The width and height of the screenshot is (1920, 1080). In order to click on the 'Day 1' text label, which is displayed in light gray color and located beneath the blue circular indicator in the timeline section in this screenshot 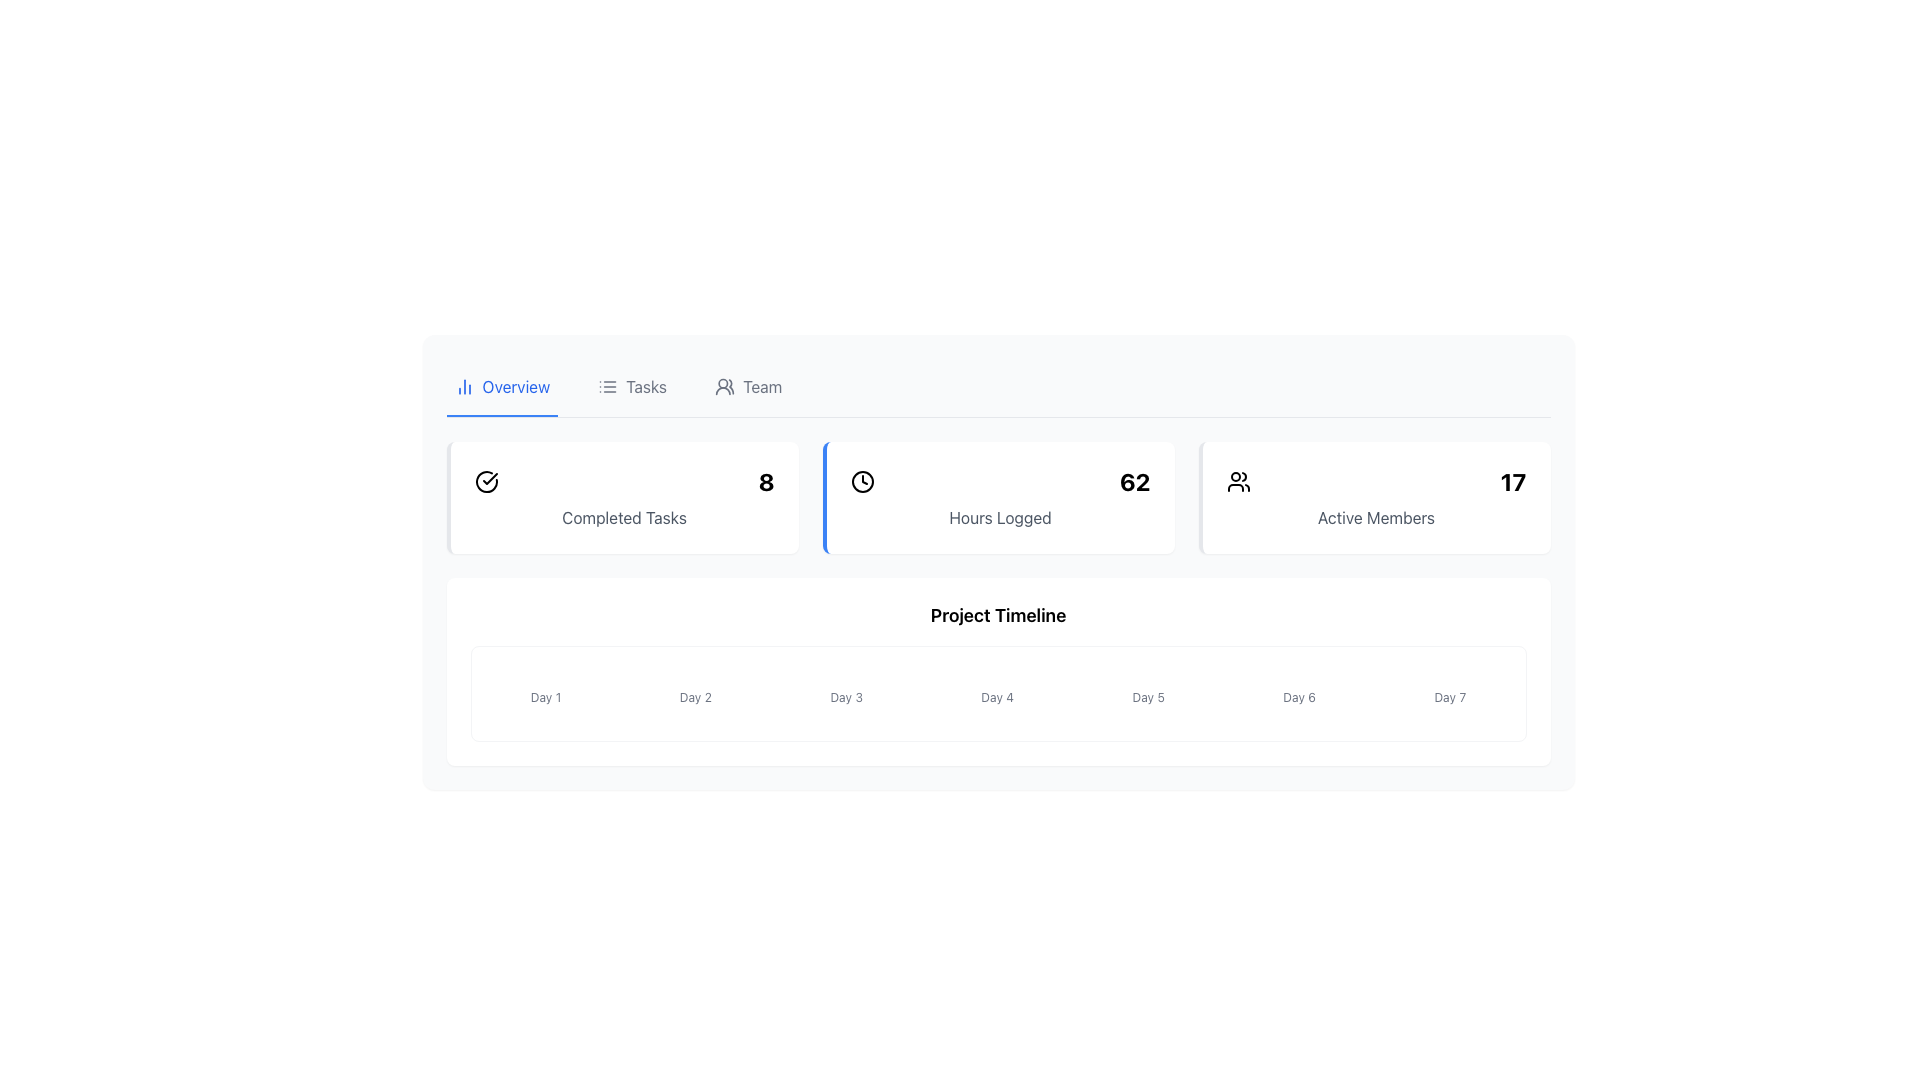, I will do `click(546, 697)`.